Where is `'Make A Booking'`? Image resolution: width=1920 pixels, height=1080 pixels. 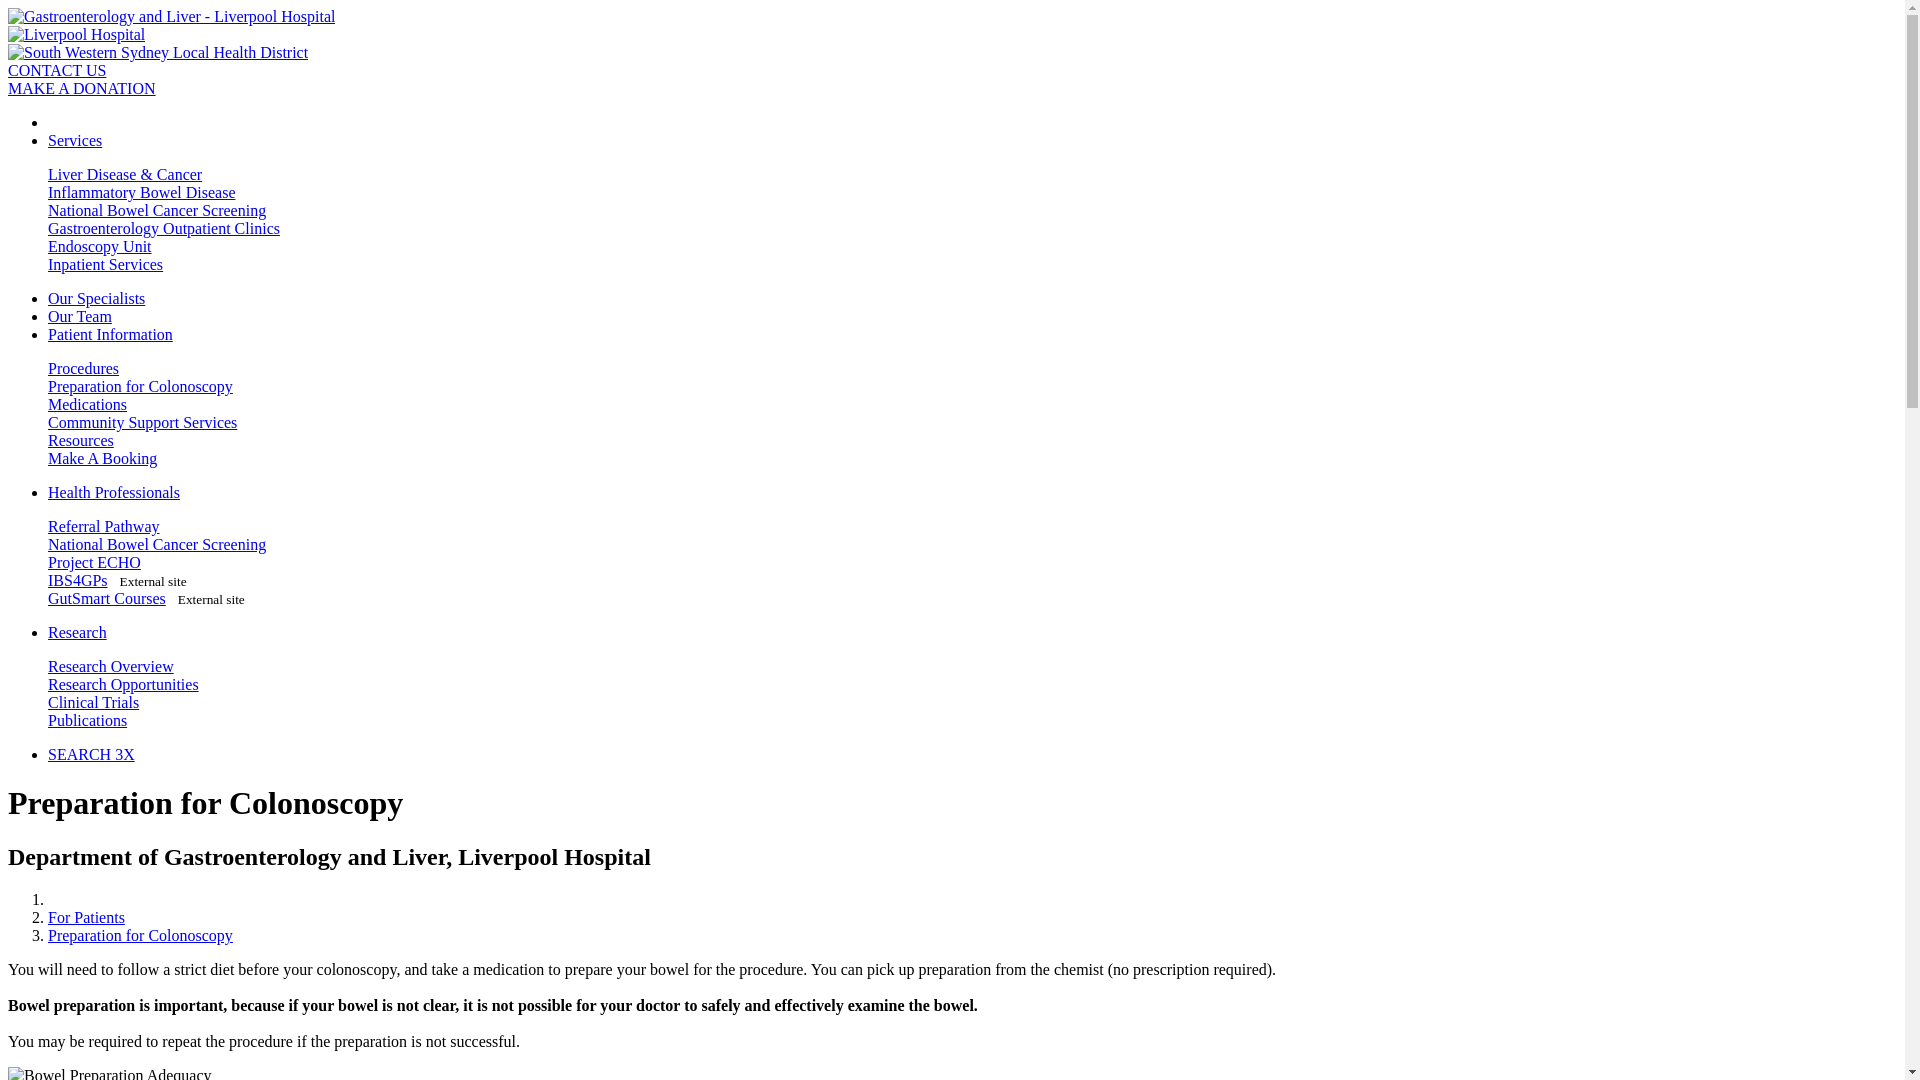
'Make A Booking' is located at coordinates (101, 458).